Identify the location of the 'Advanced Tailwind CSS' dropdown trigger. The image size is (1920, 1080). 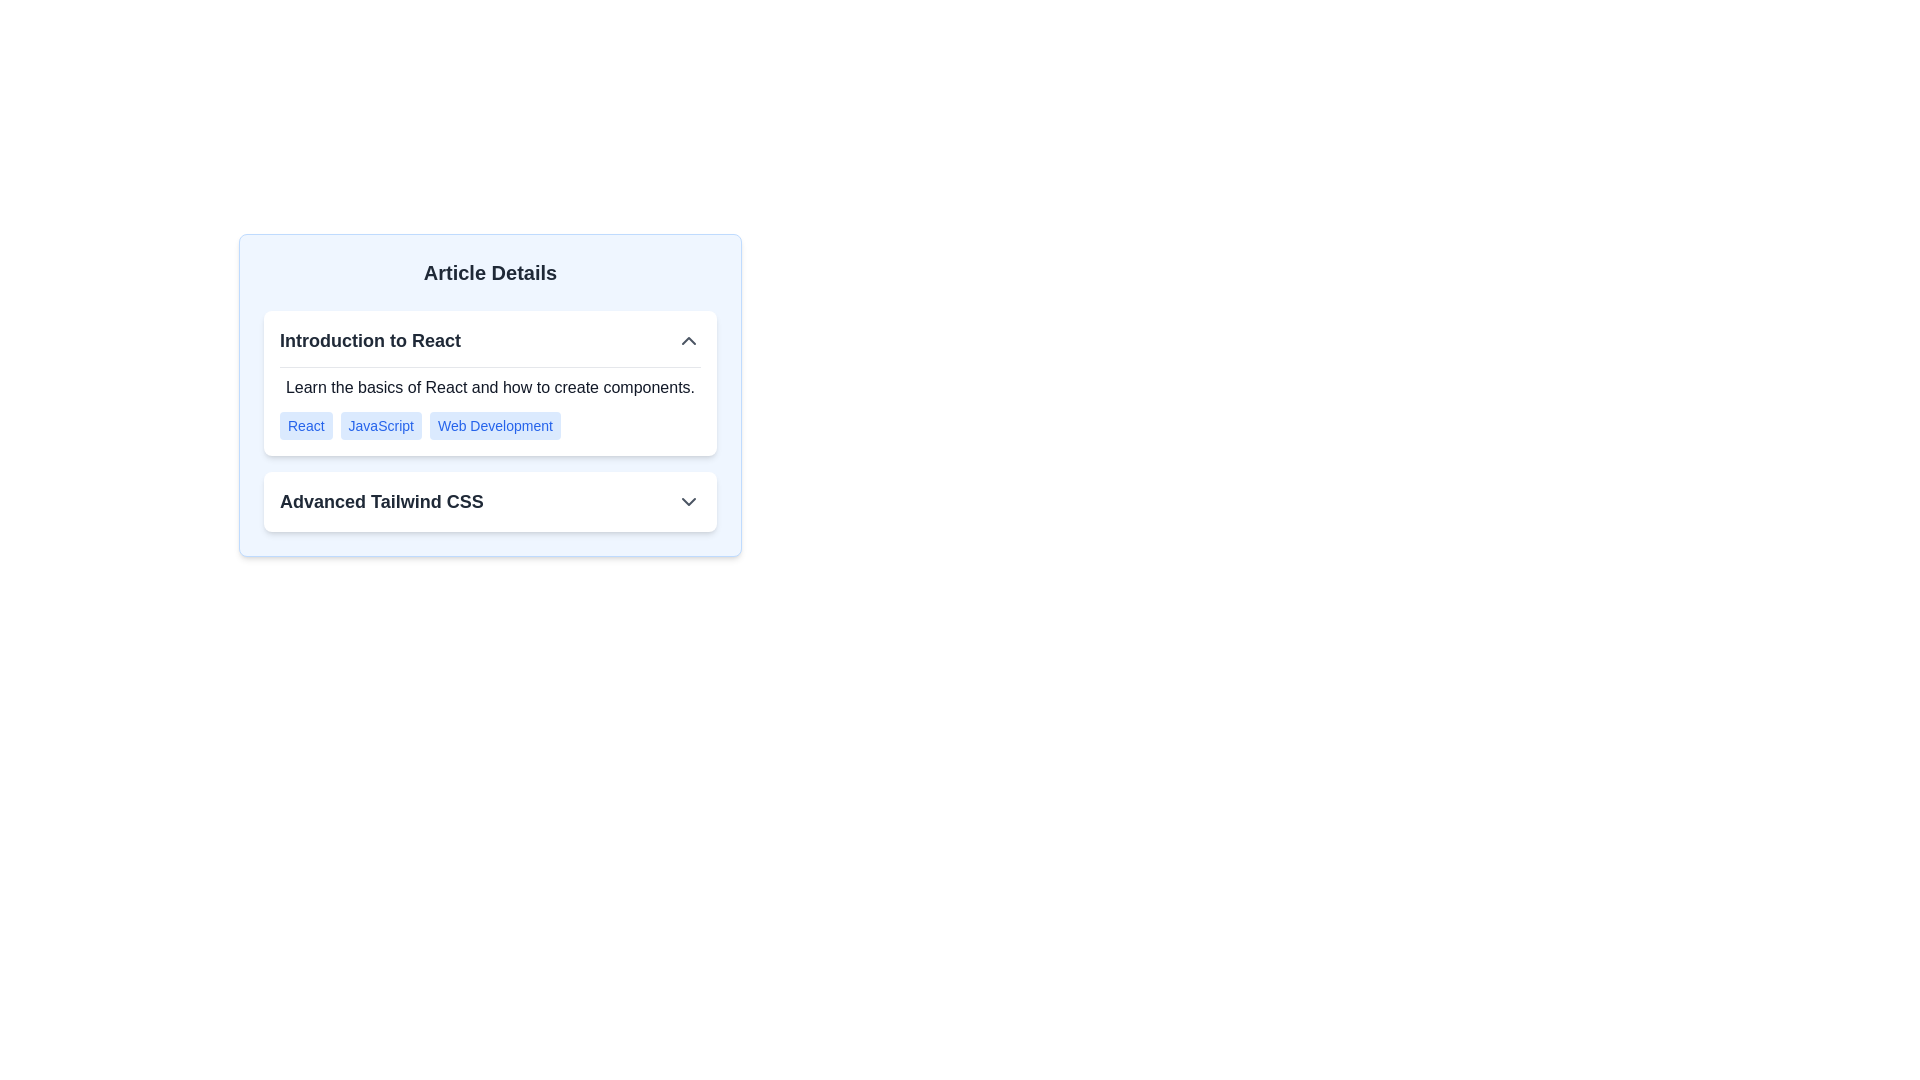
(490, 500).